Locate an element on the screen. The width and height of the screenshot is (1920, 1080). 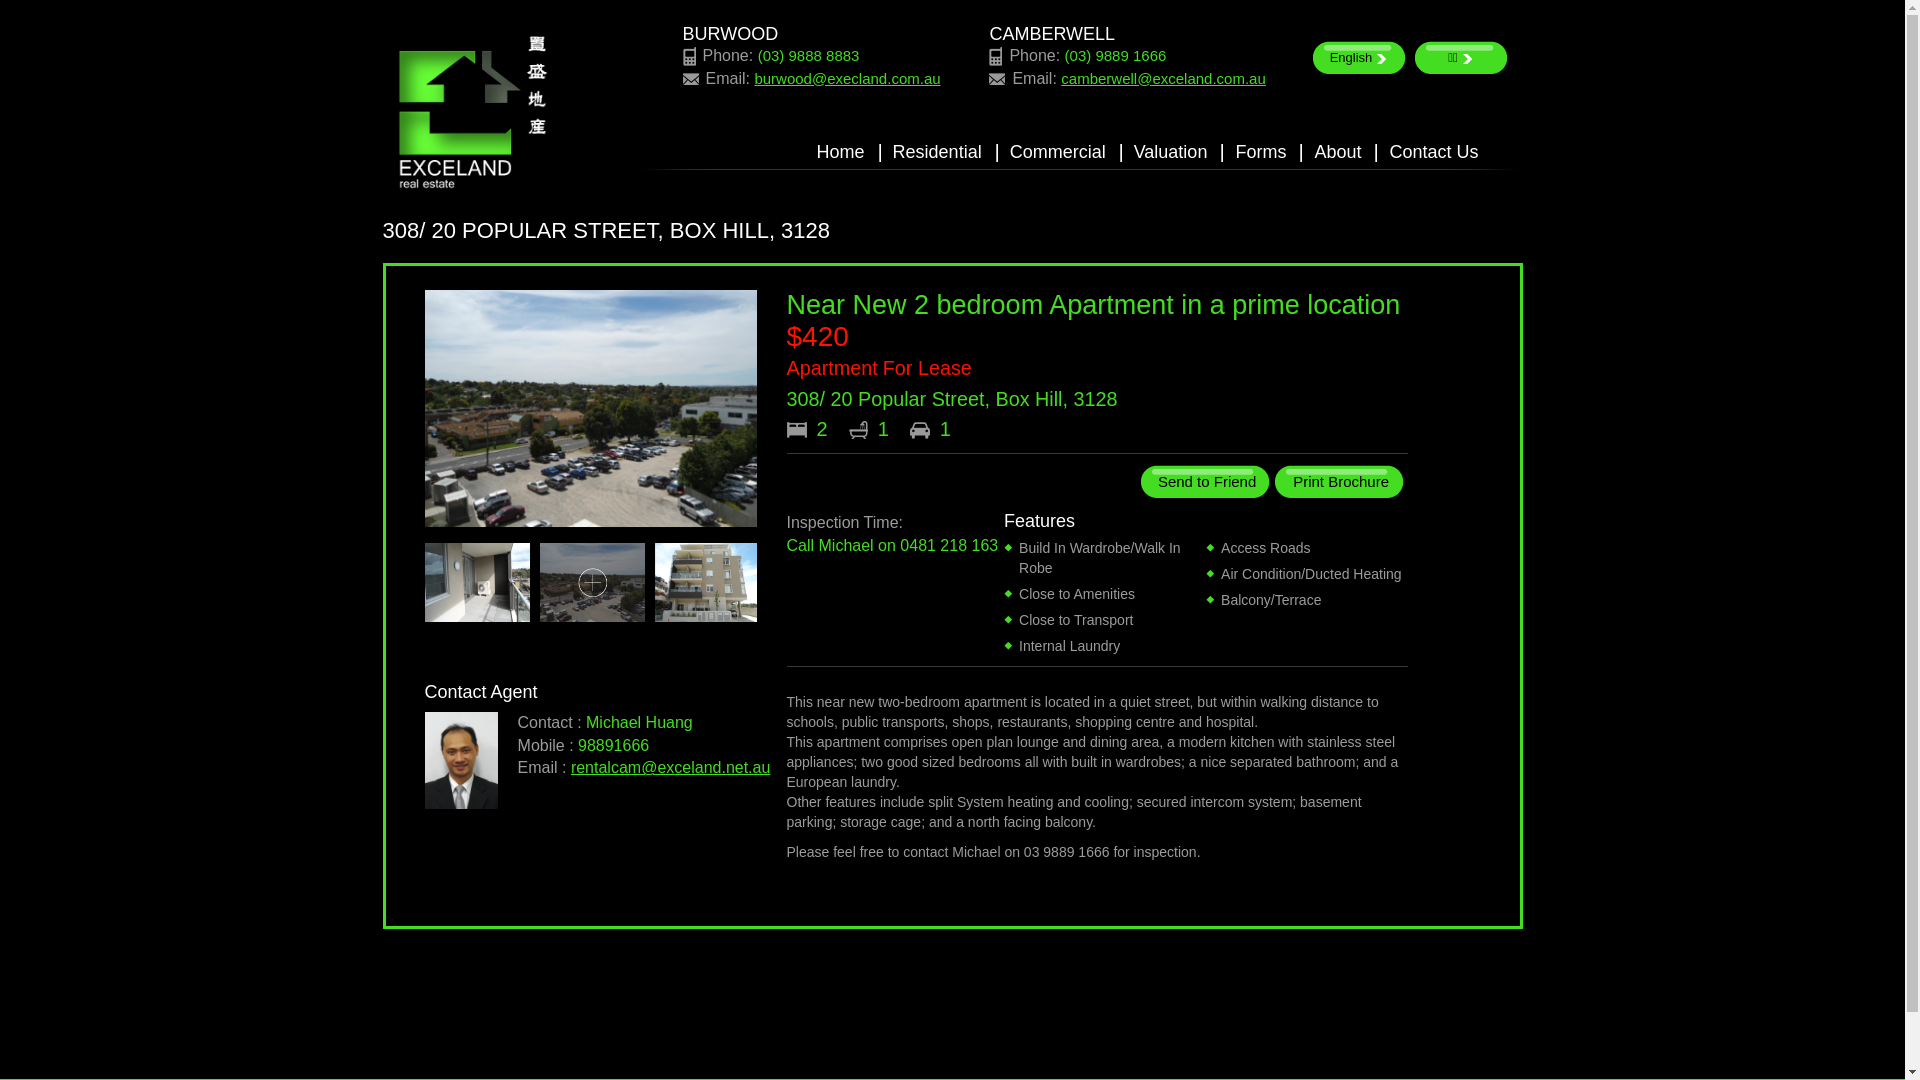
'Contact Us' is located at coordinates (1387, 152).